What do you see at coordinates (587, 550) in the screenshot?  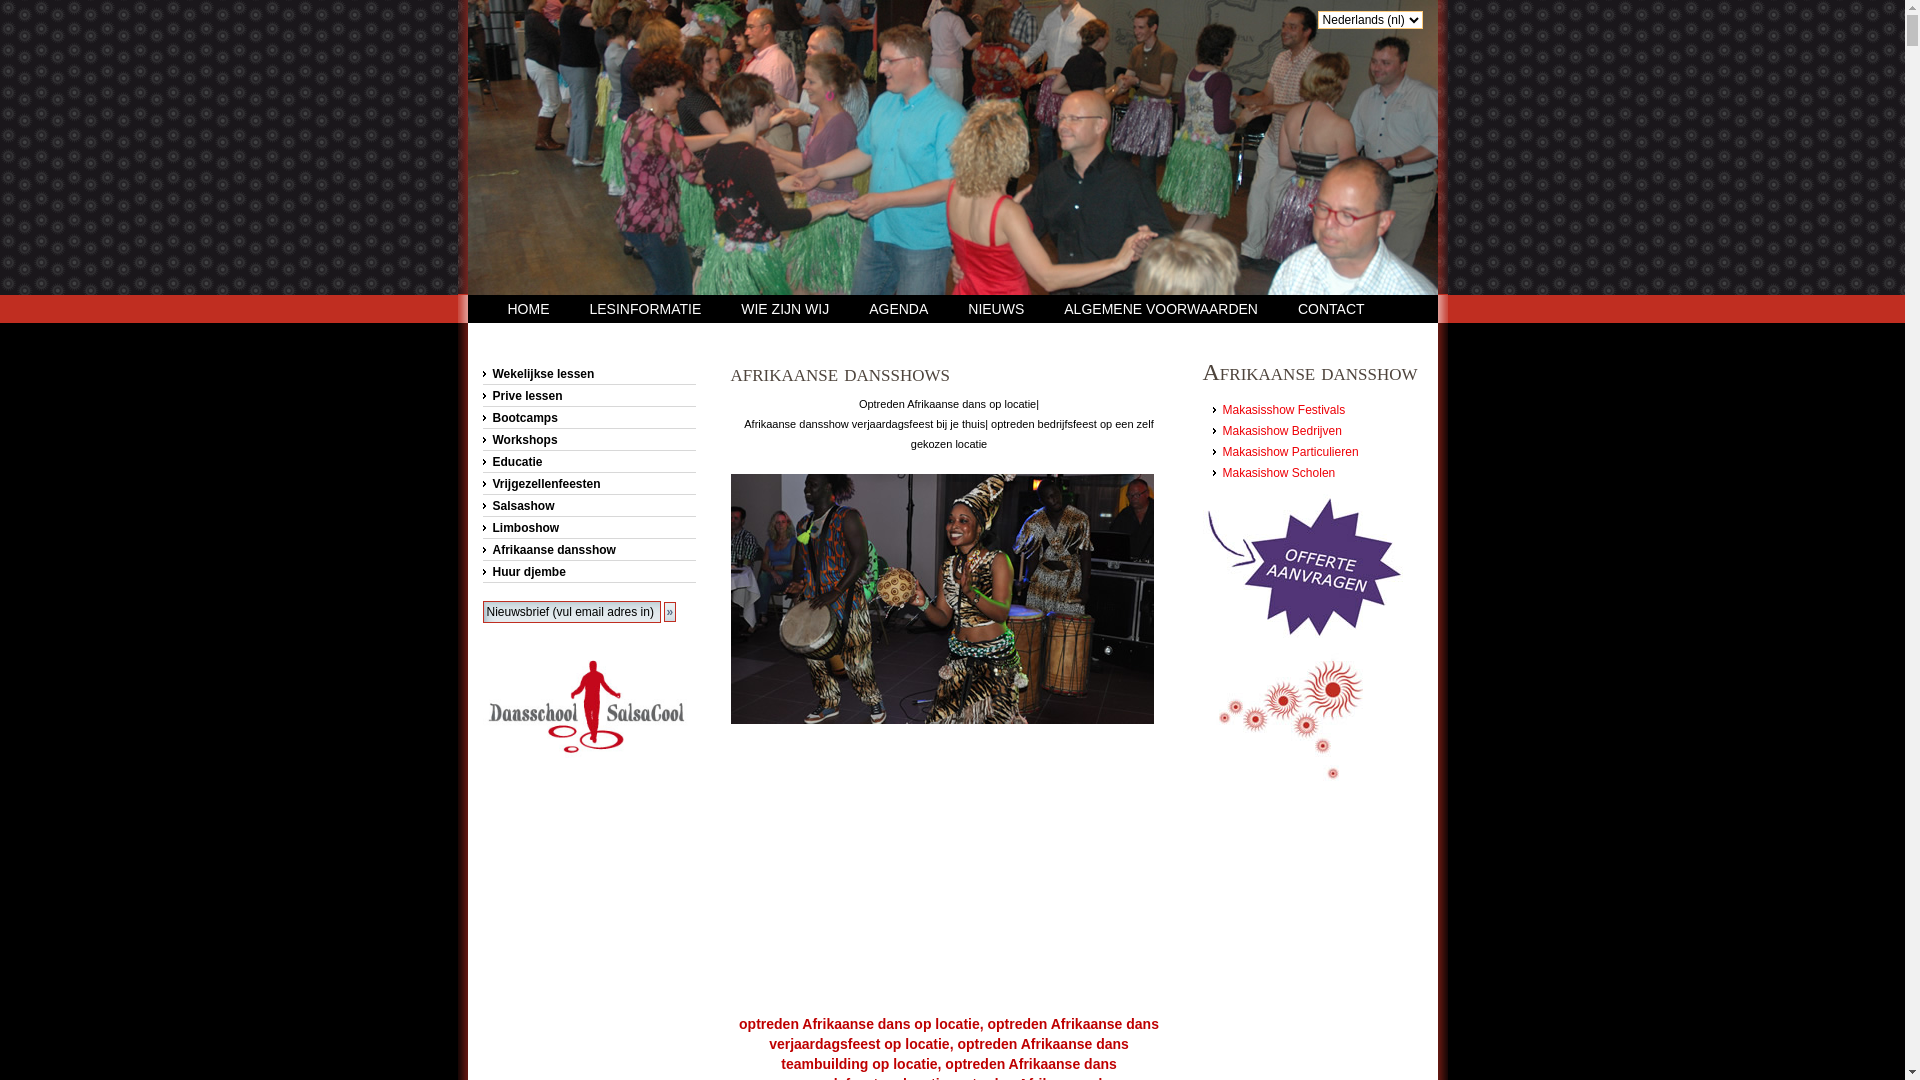 I see `'Afrikaanse dansshow'` at bounding box center [587, 550].